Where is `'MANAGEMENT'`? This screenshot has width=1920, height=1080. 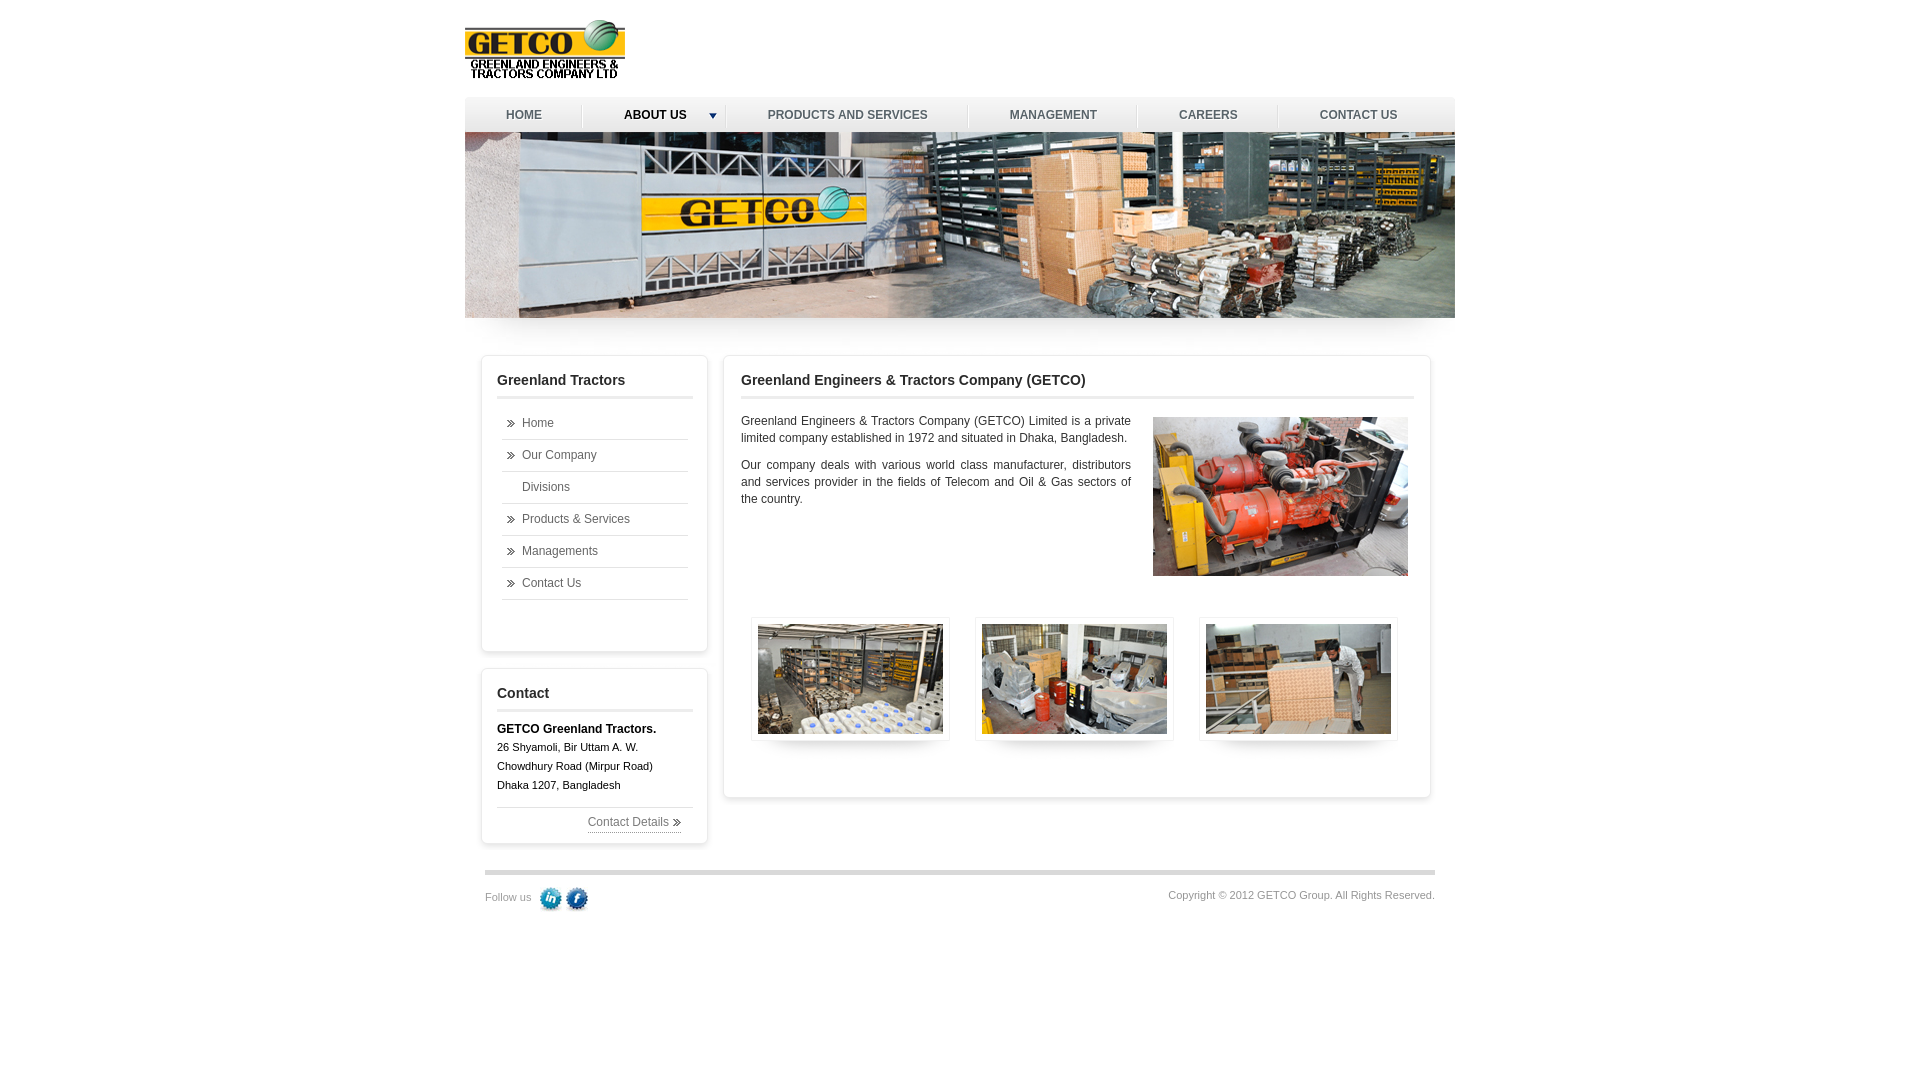
'MANAGEMENT' is located at coordinates (1052, 116).